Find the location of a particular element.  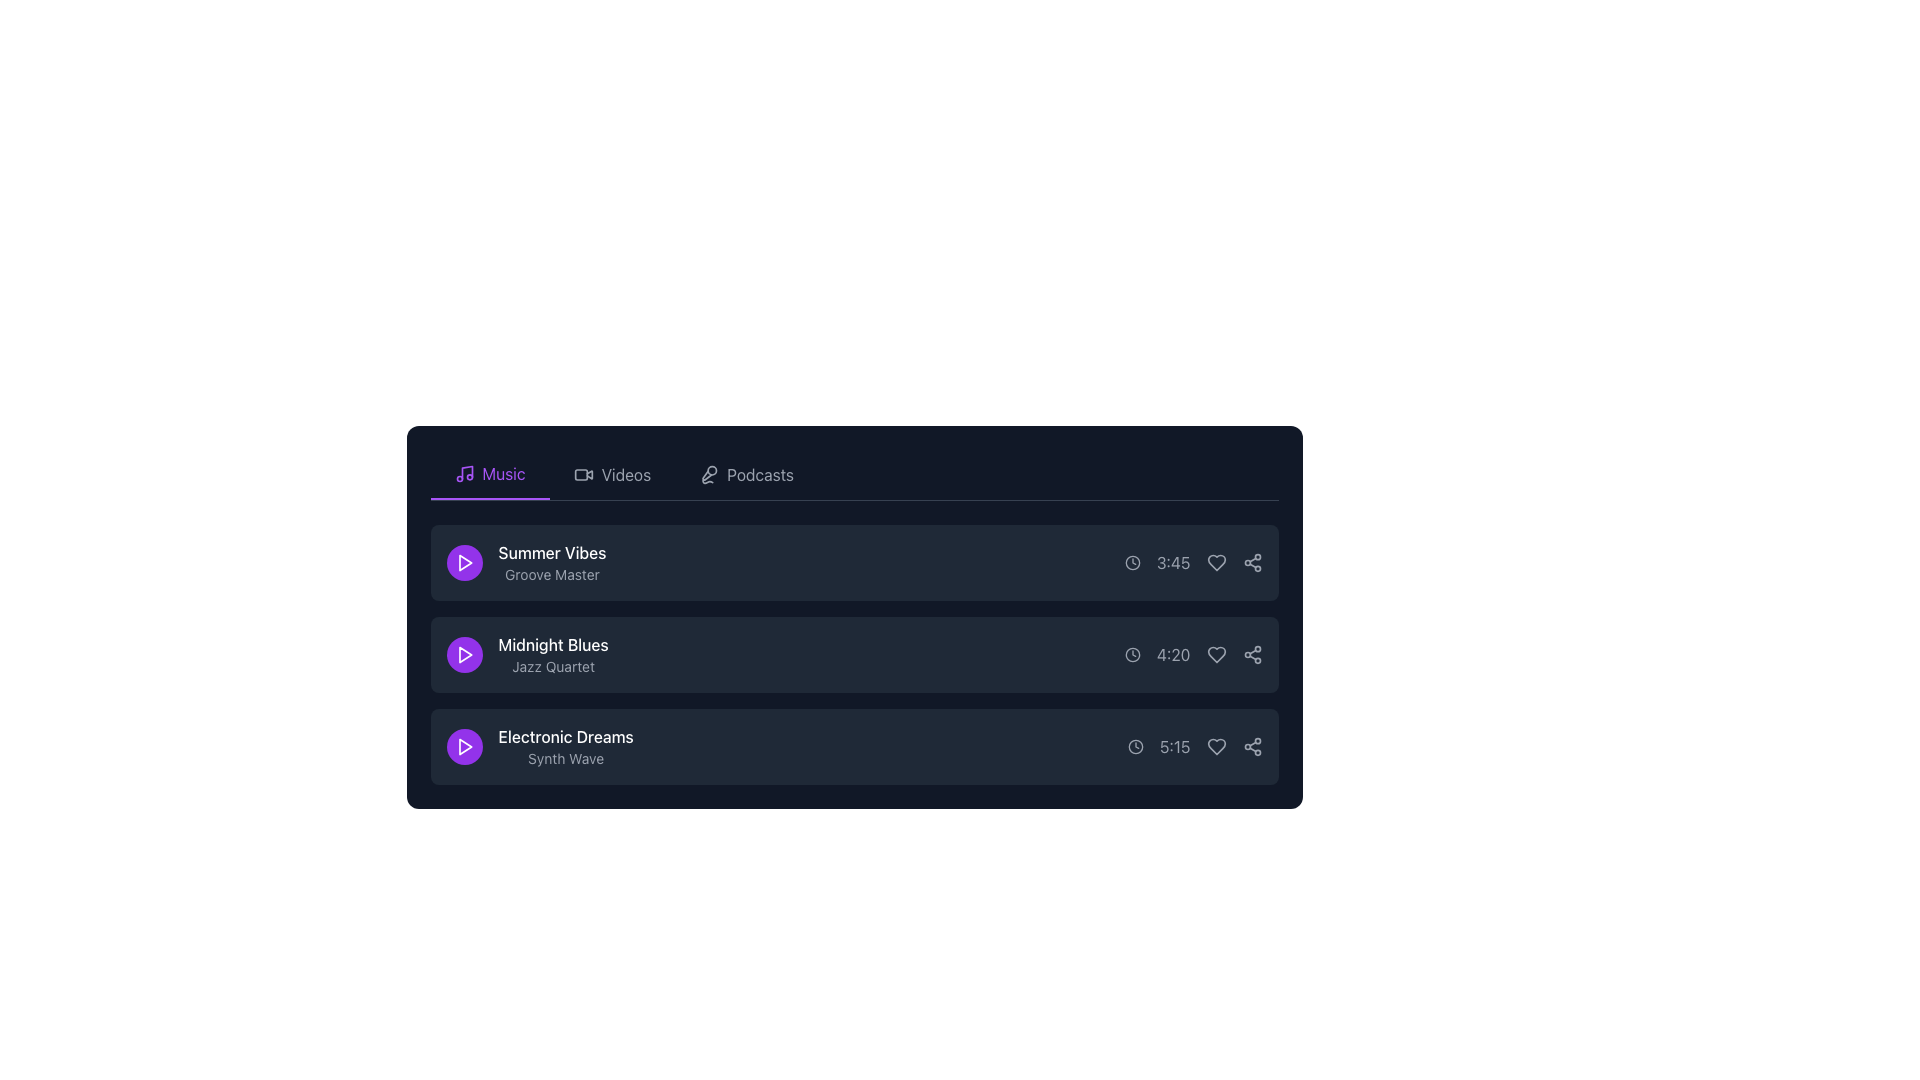

text label 'Synth Wave' located directly underneath the larger text 'Electronic Dreams' in the 'Music' section of the media player interface is located at coordinates (565, 759).